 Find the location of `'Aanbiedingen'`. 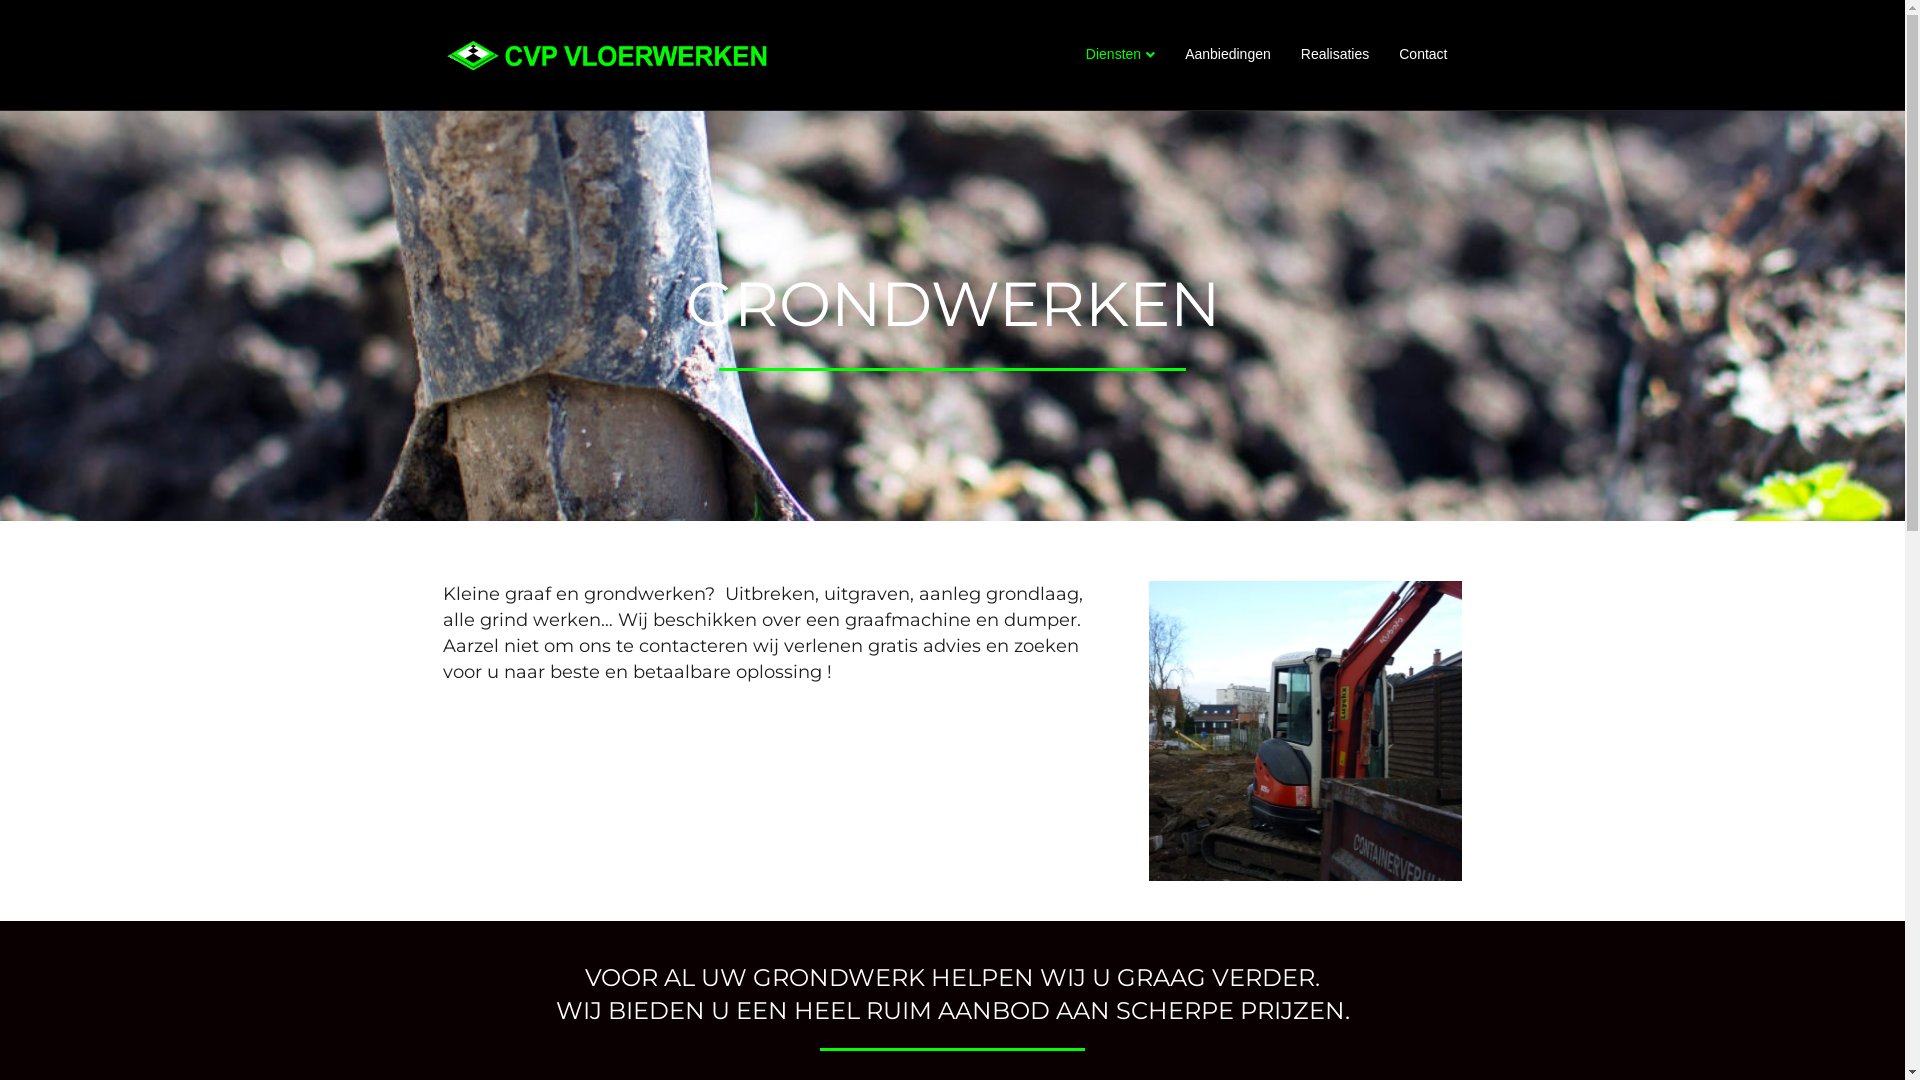

'Aanbiedingen' is located at coordinates (1227, 53).